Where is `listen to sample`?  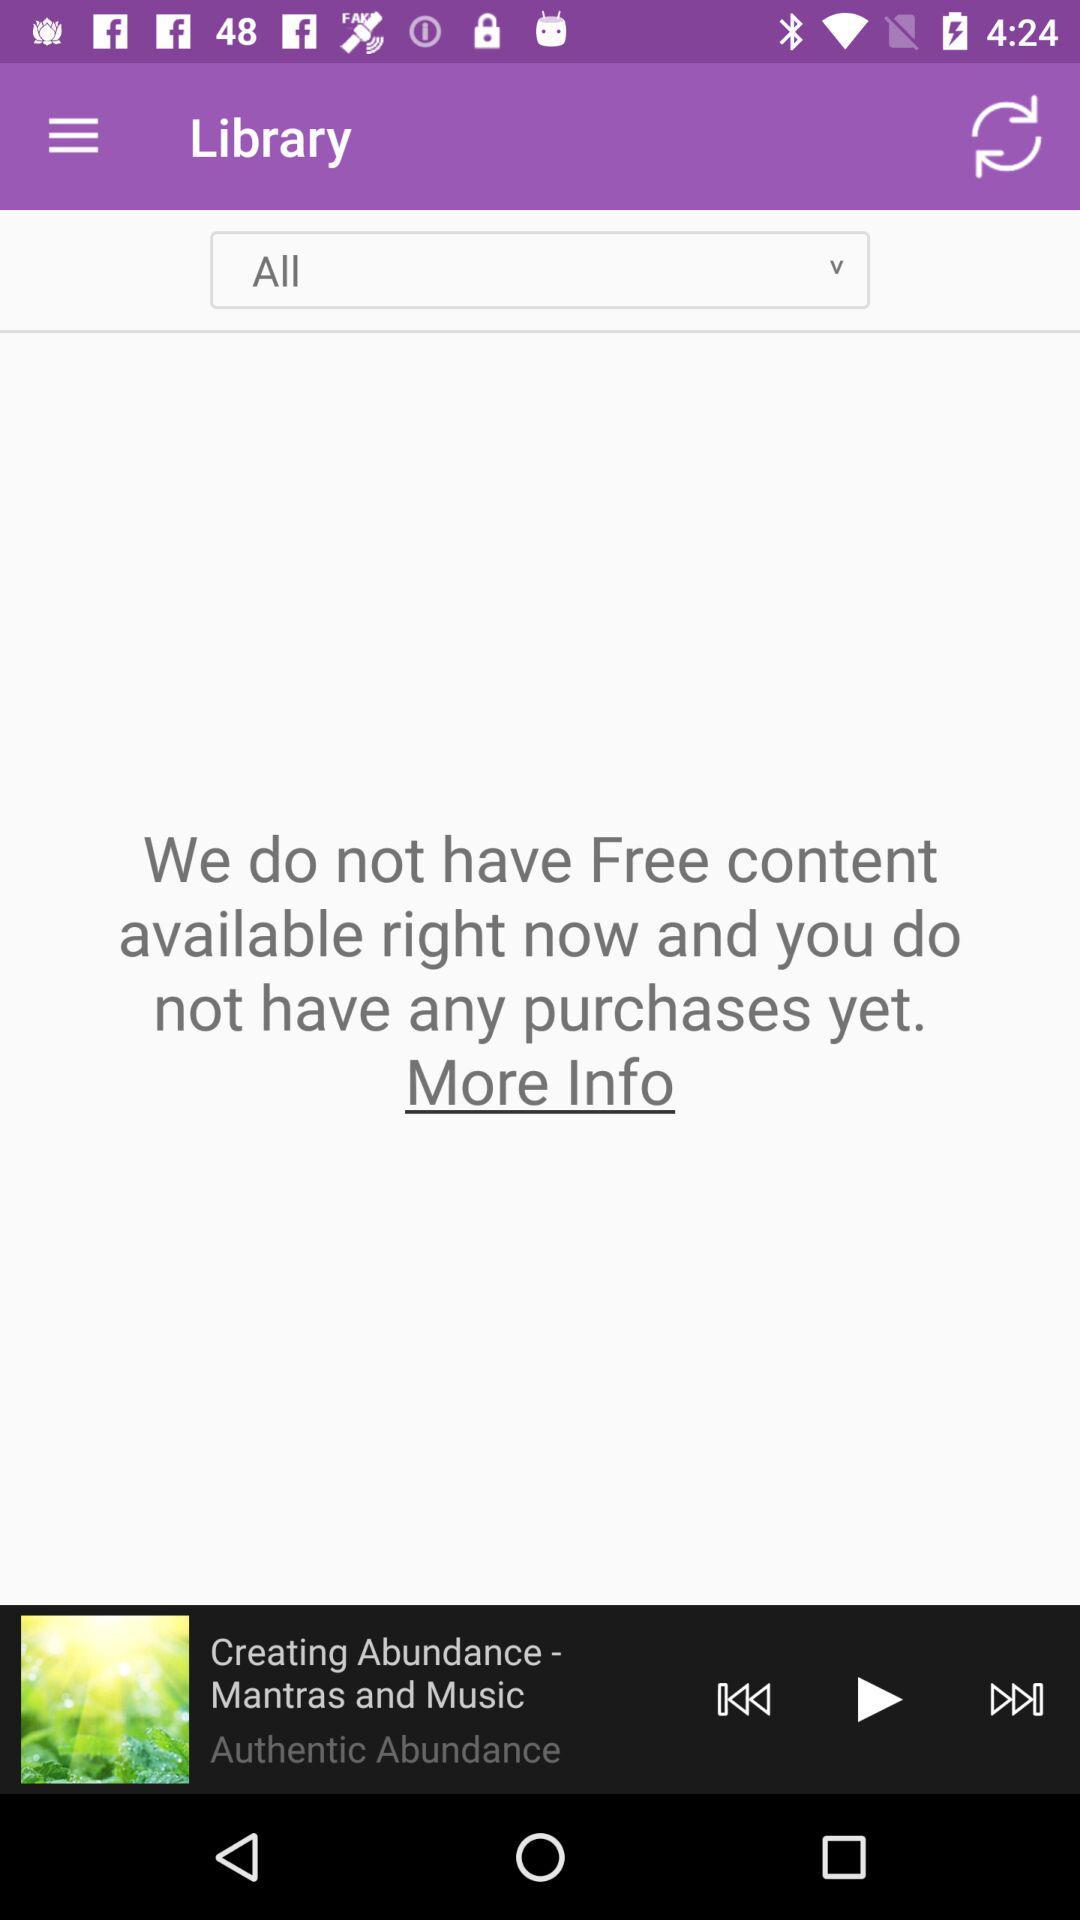
listen to sample is located at coordinates (104, 1698).